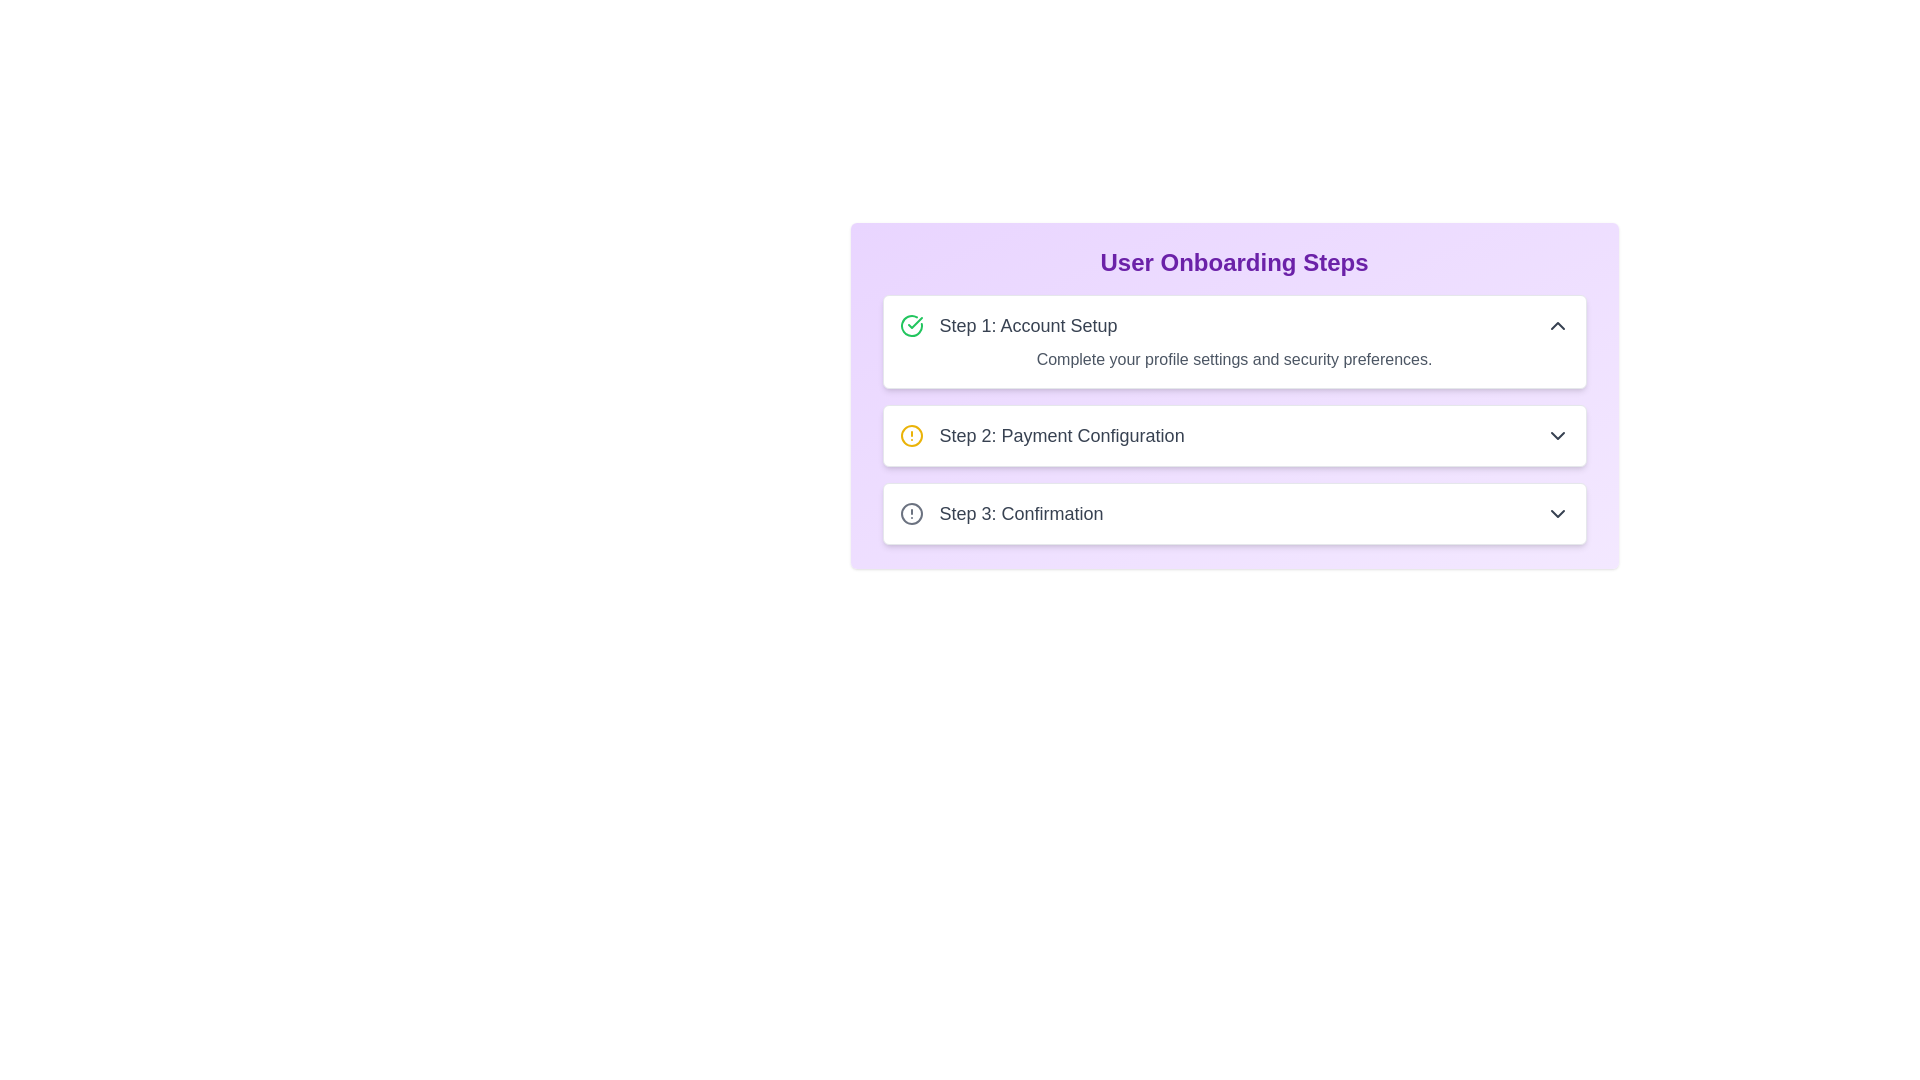  What do you see at coordinates (1556, 512) in the screenshot?
I see `the rightmost downward chevron icon within the 'Step 3: Confirmation' section` at bounding box center [1556, 512].